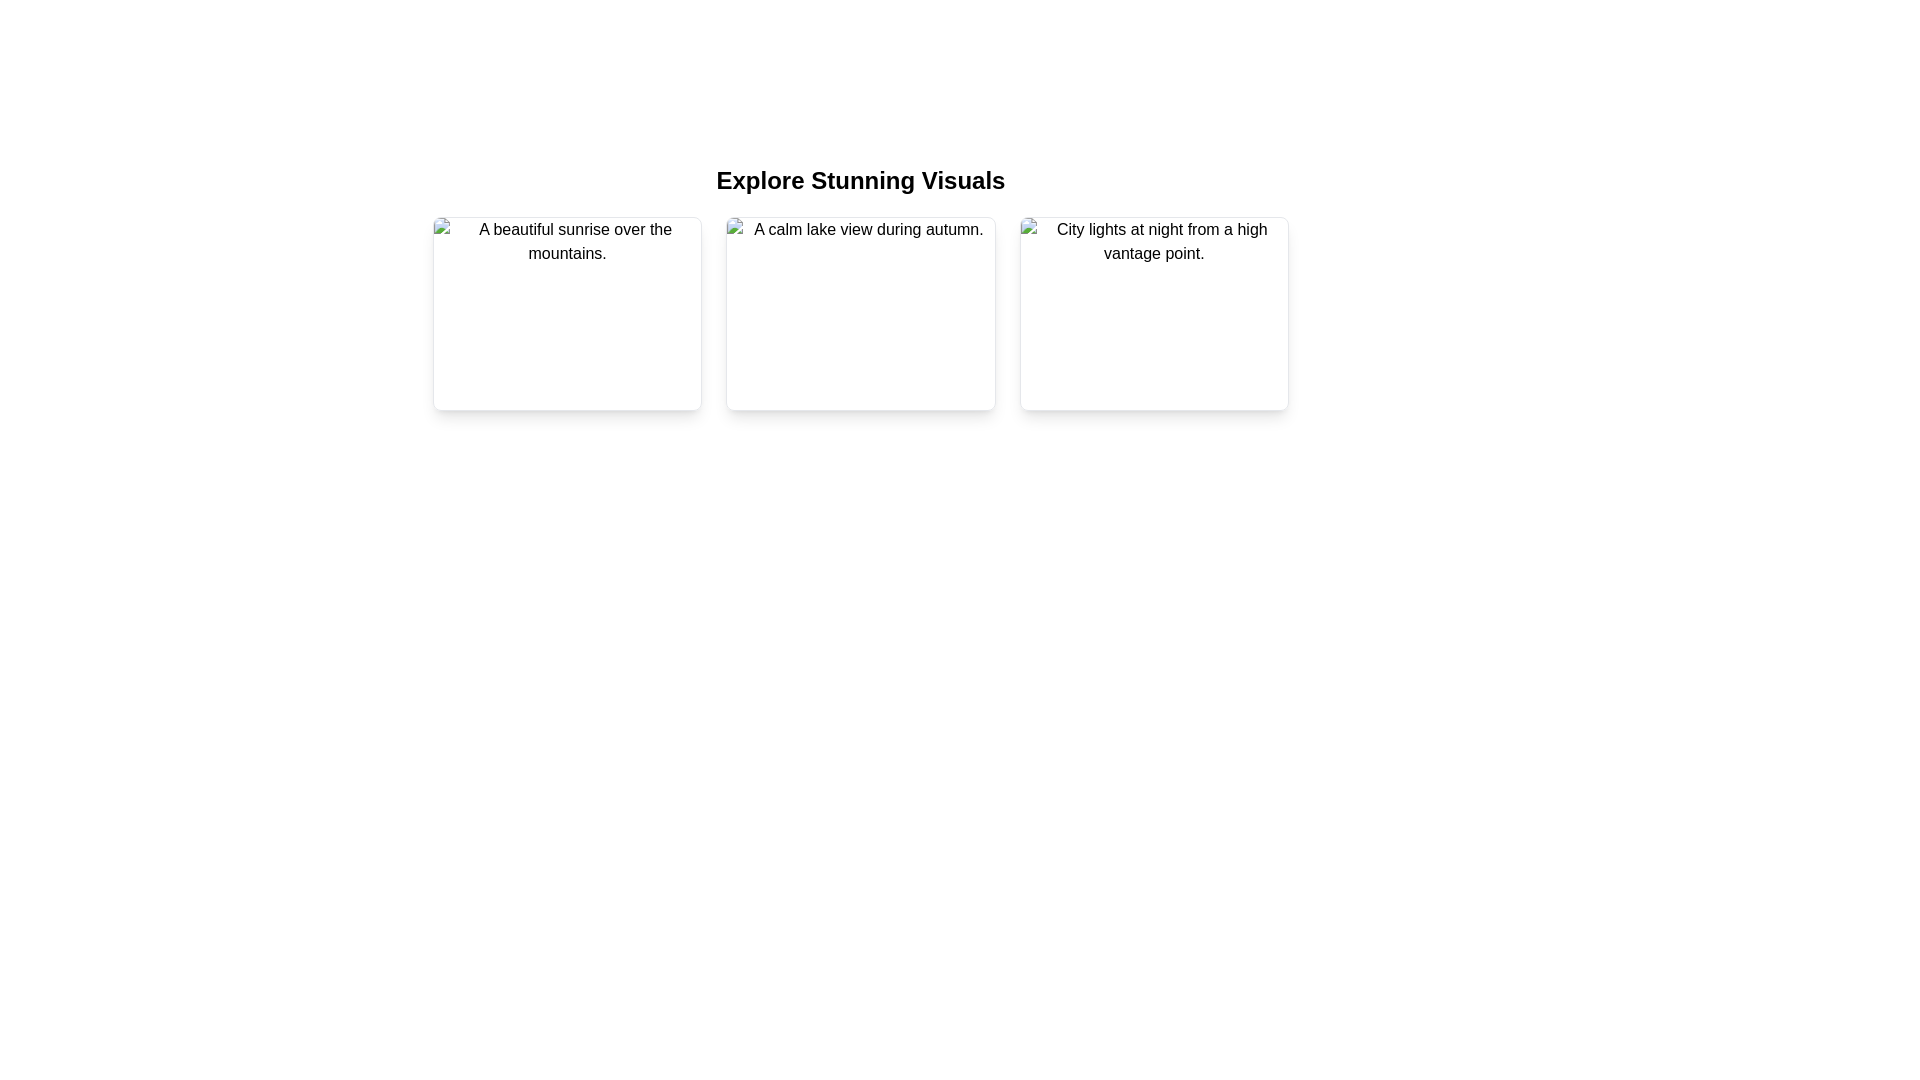 Image resolution: width=1920 pixels, height=1080 pixels. I want to click on the Content Card displaying 'City lights at night from a high vantage point', which is the third card in a grid of three, located on the rightmost end, so click(1154, 313).